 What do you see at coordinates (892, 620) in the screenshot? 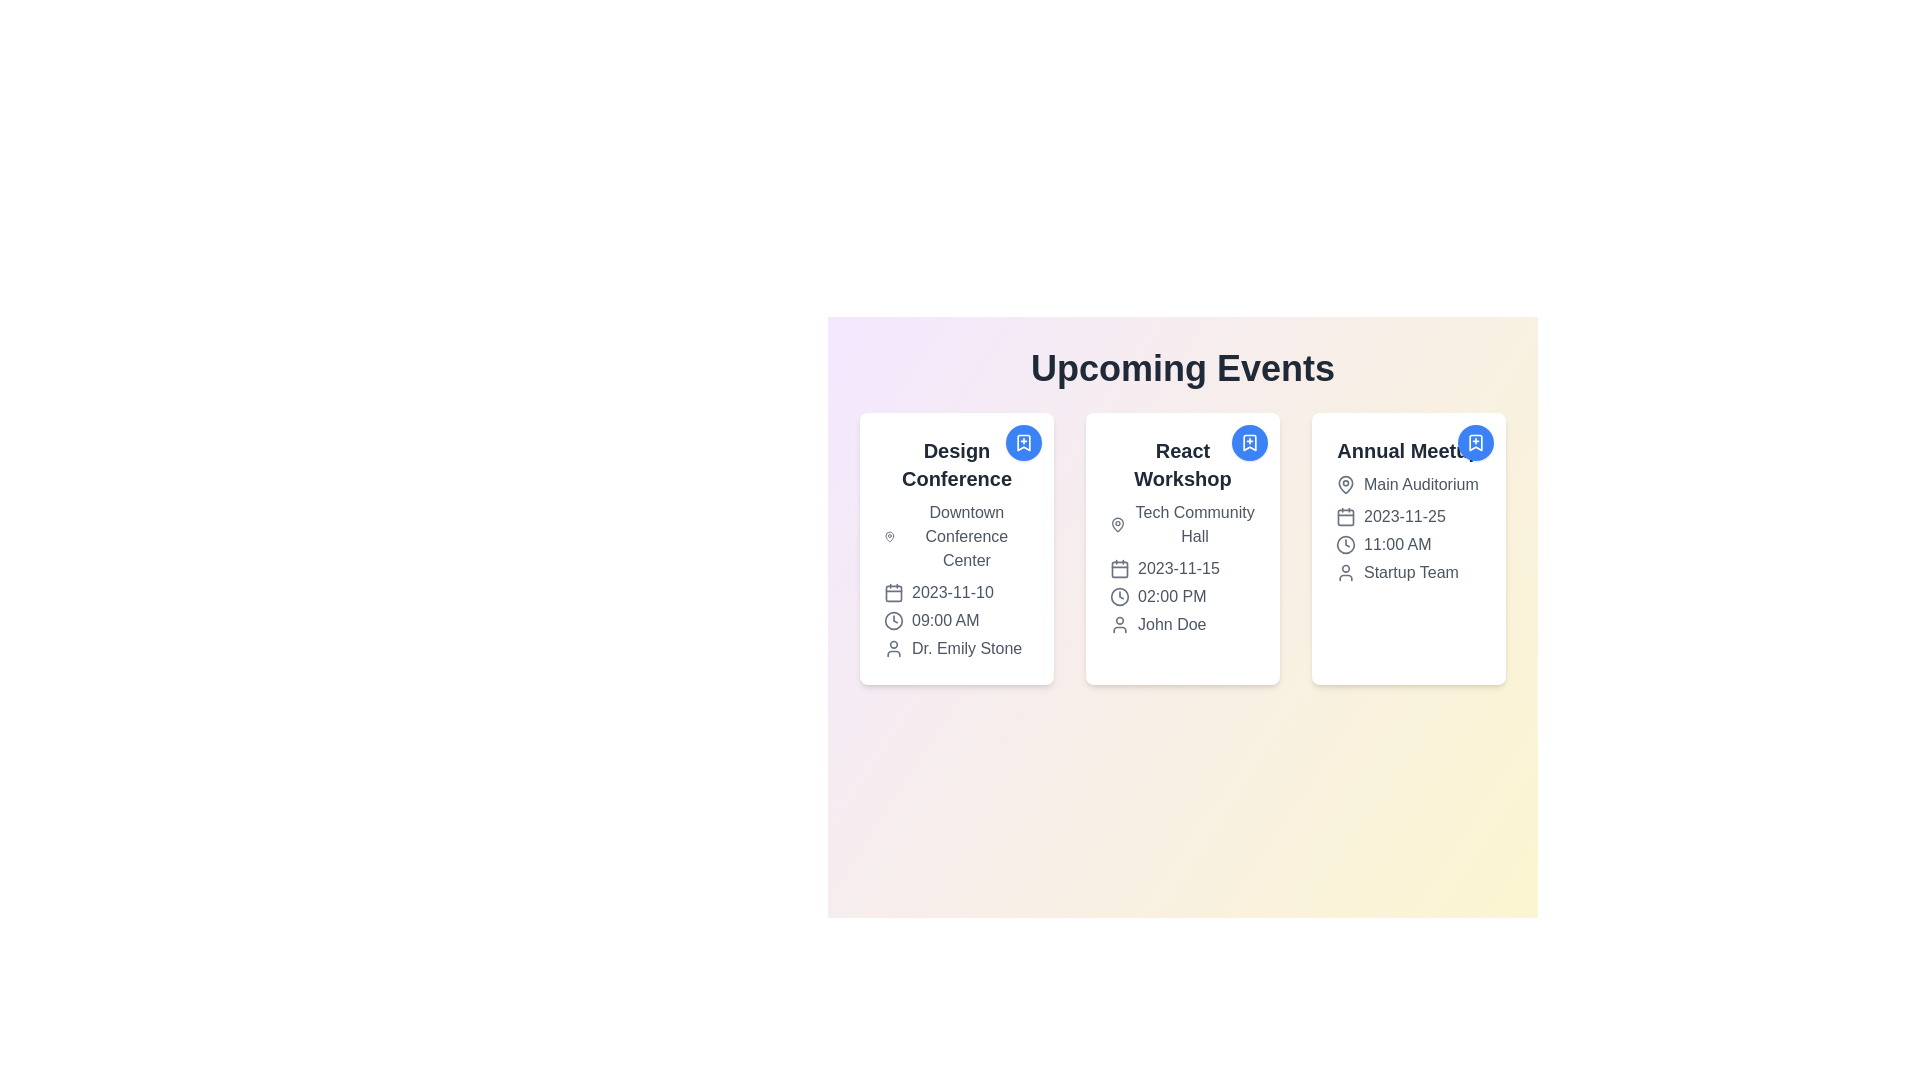
I see `the clock icon located to the left of the text '09:00 AM' within the 'Design Conference' card` at bounding box center [892, 620].